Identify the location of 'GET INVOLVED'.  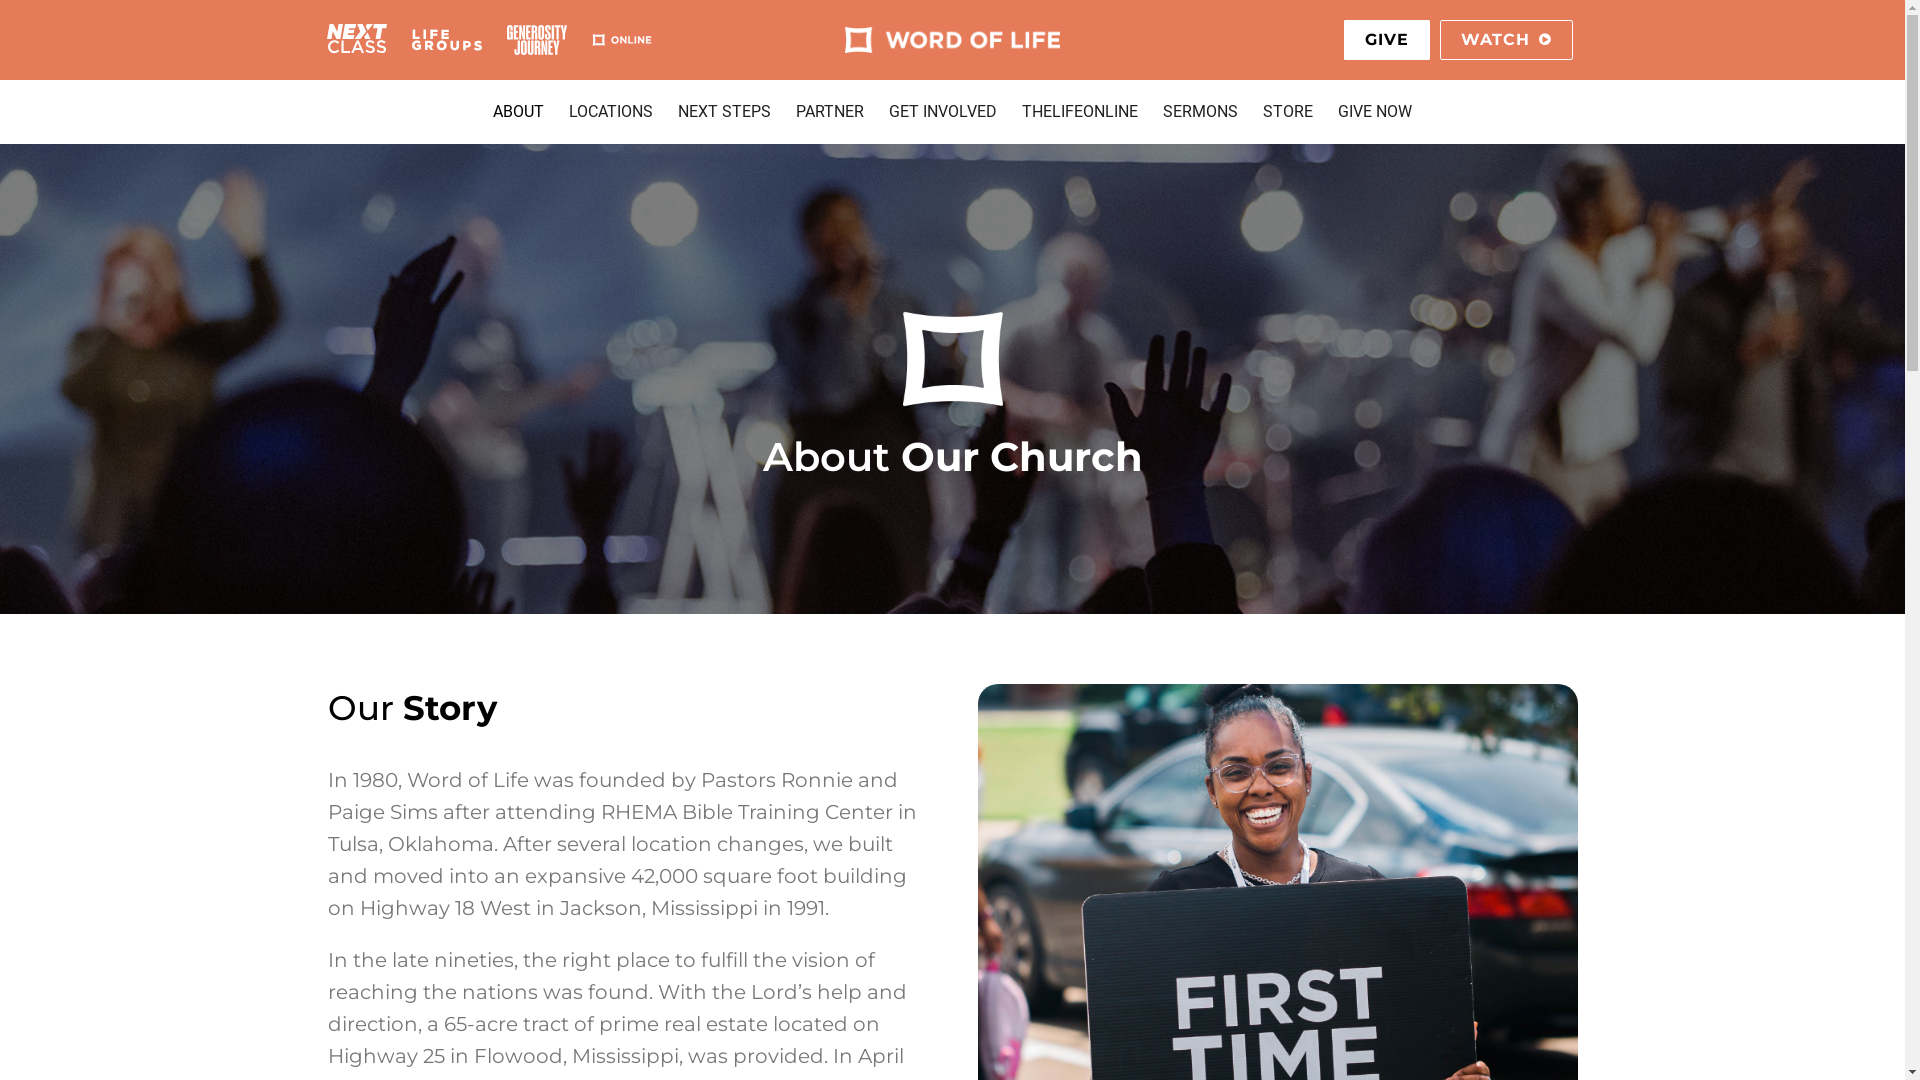
(941, 111).